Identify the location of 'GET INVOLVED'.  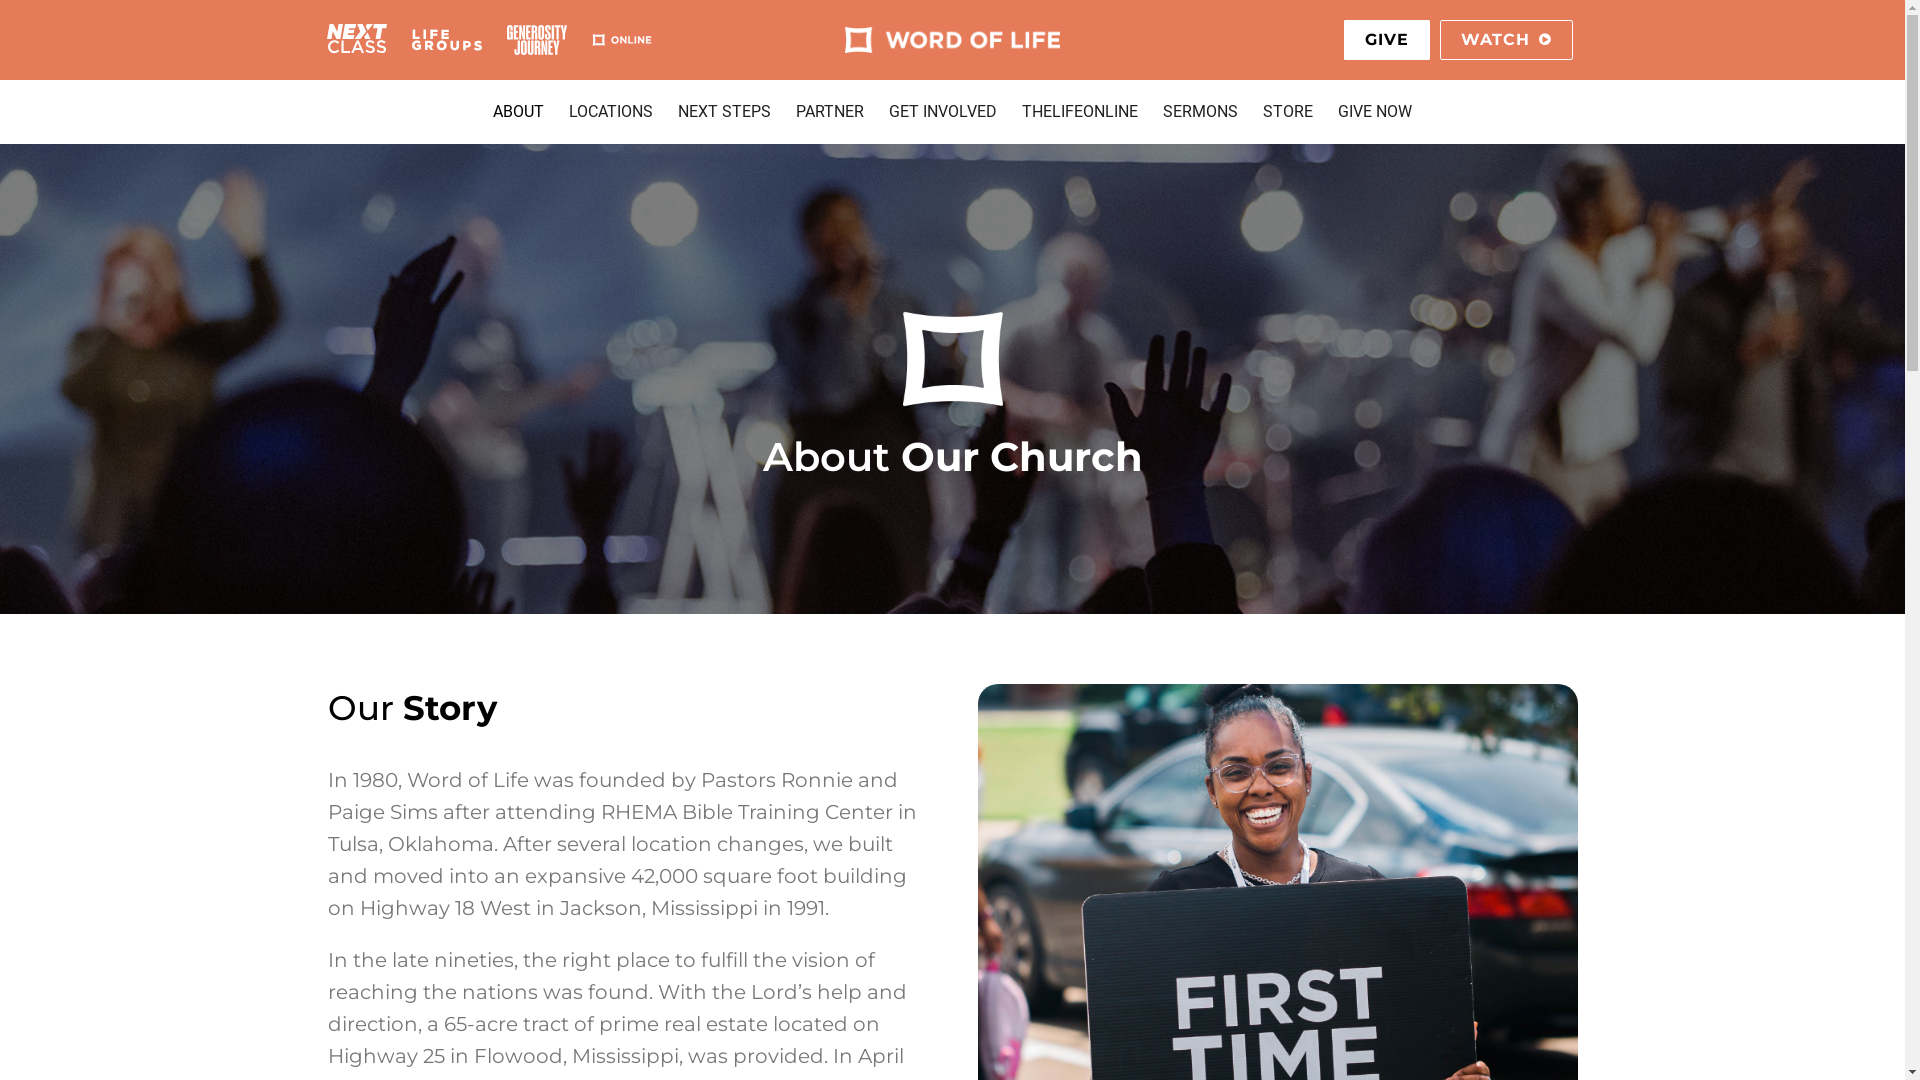
(941, 111).